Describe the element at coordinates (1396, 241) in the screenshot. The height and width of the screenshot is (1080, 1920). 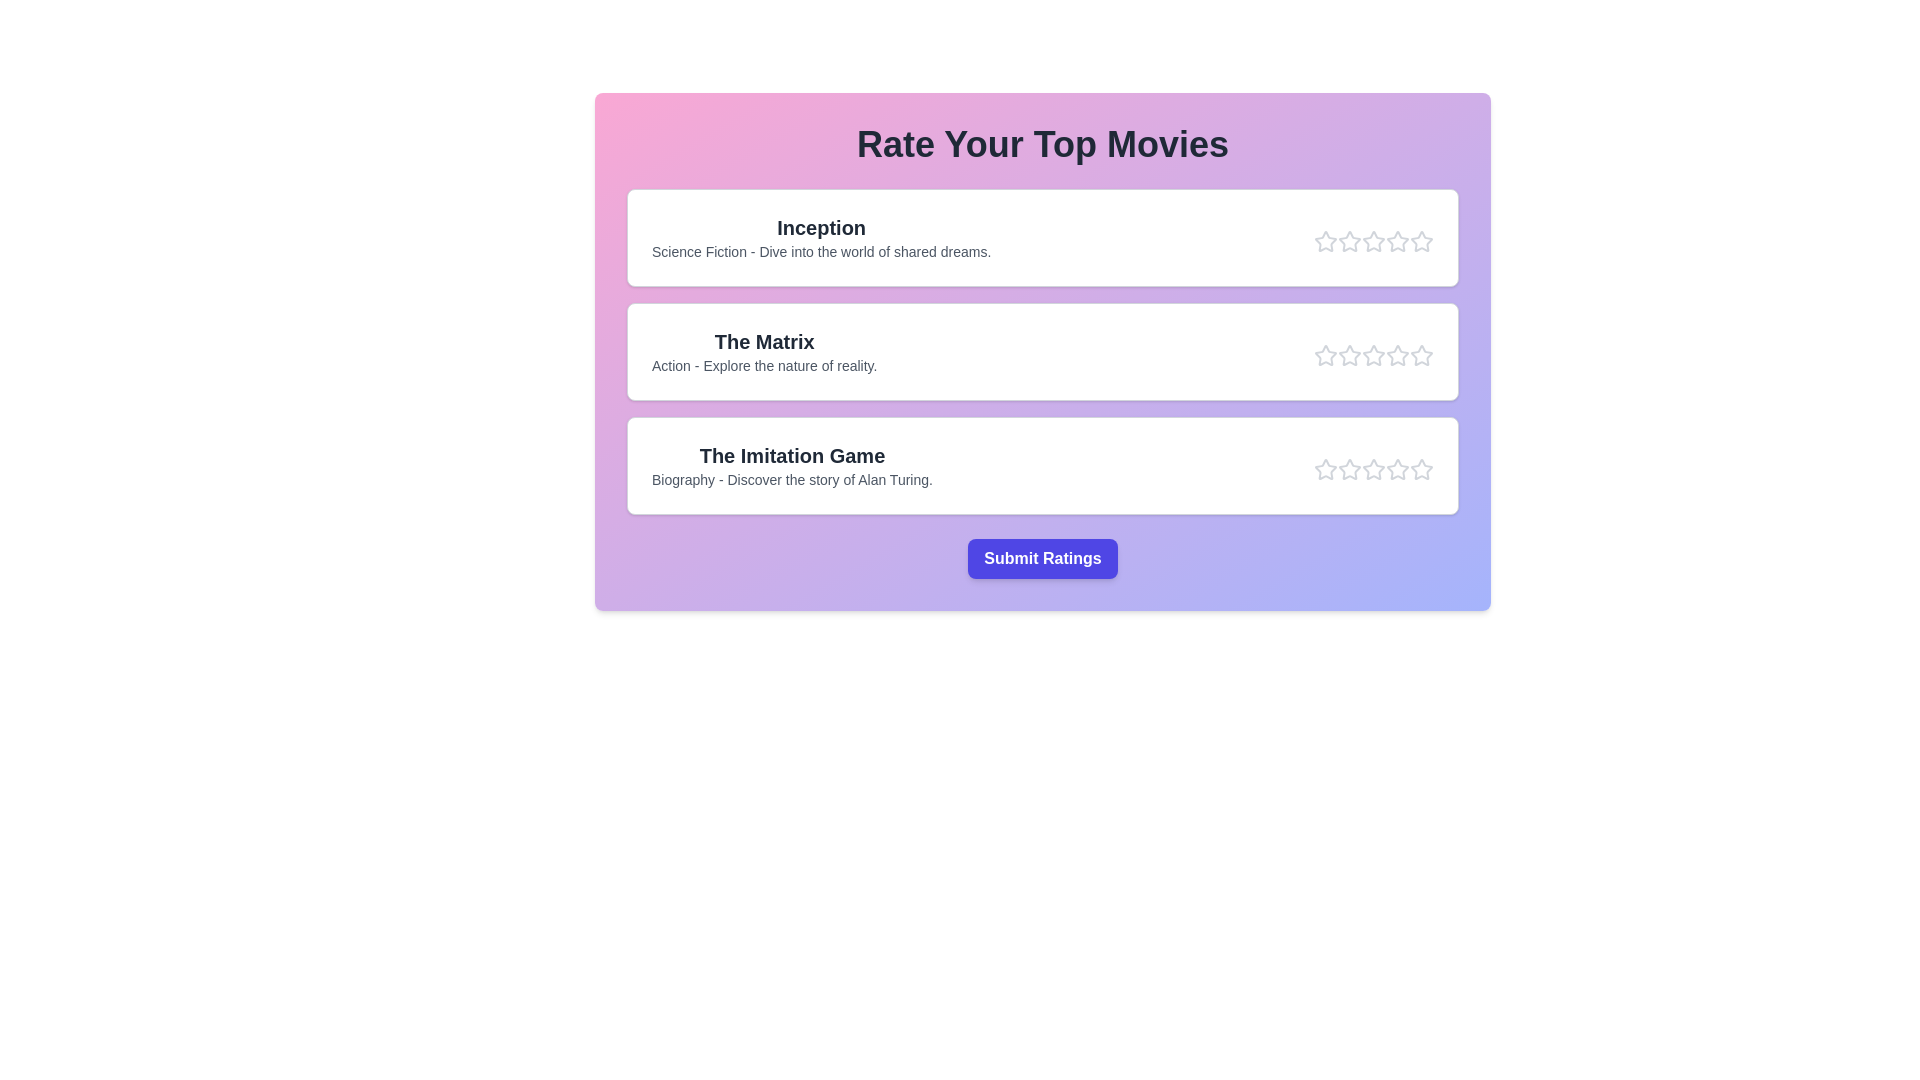
I see `the star corresponding to the rating 4 for the movie Inception` at that location.